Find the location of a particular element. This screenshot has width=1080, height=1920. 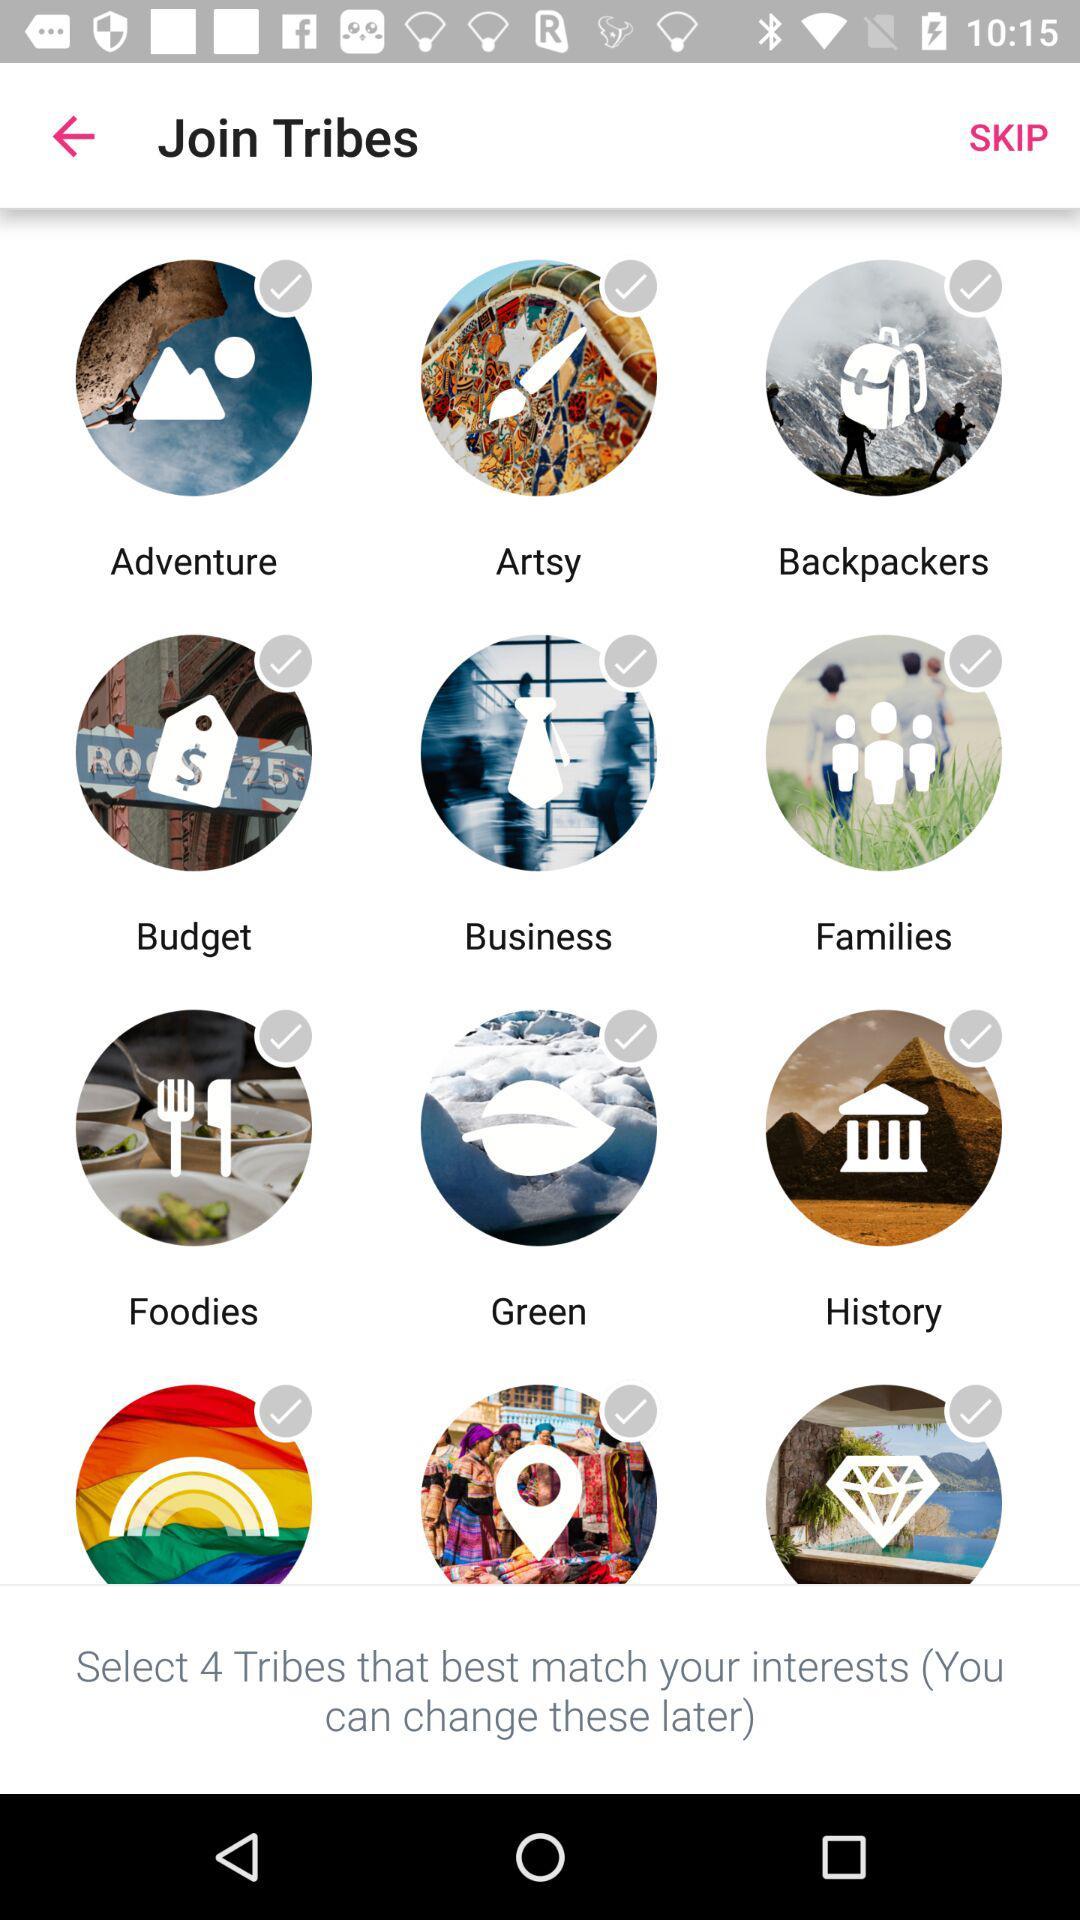

comidas is located at coordinates (193, 1122).